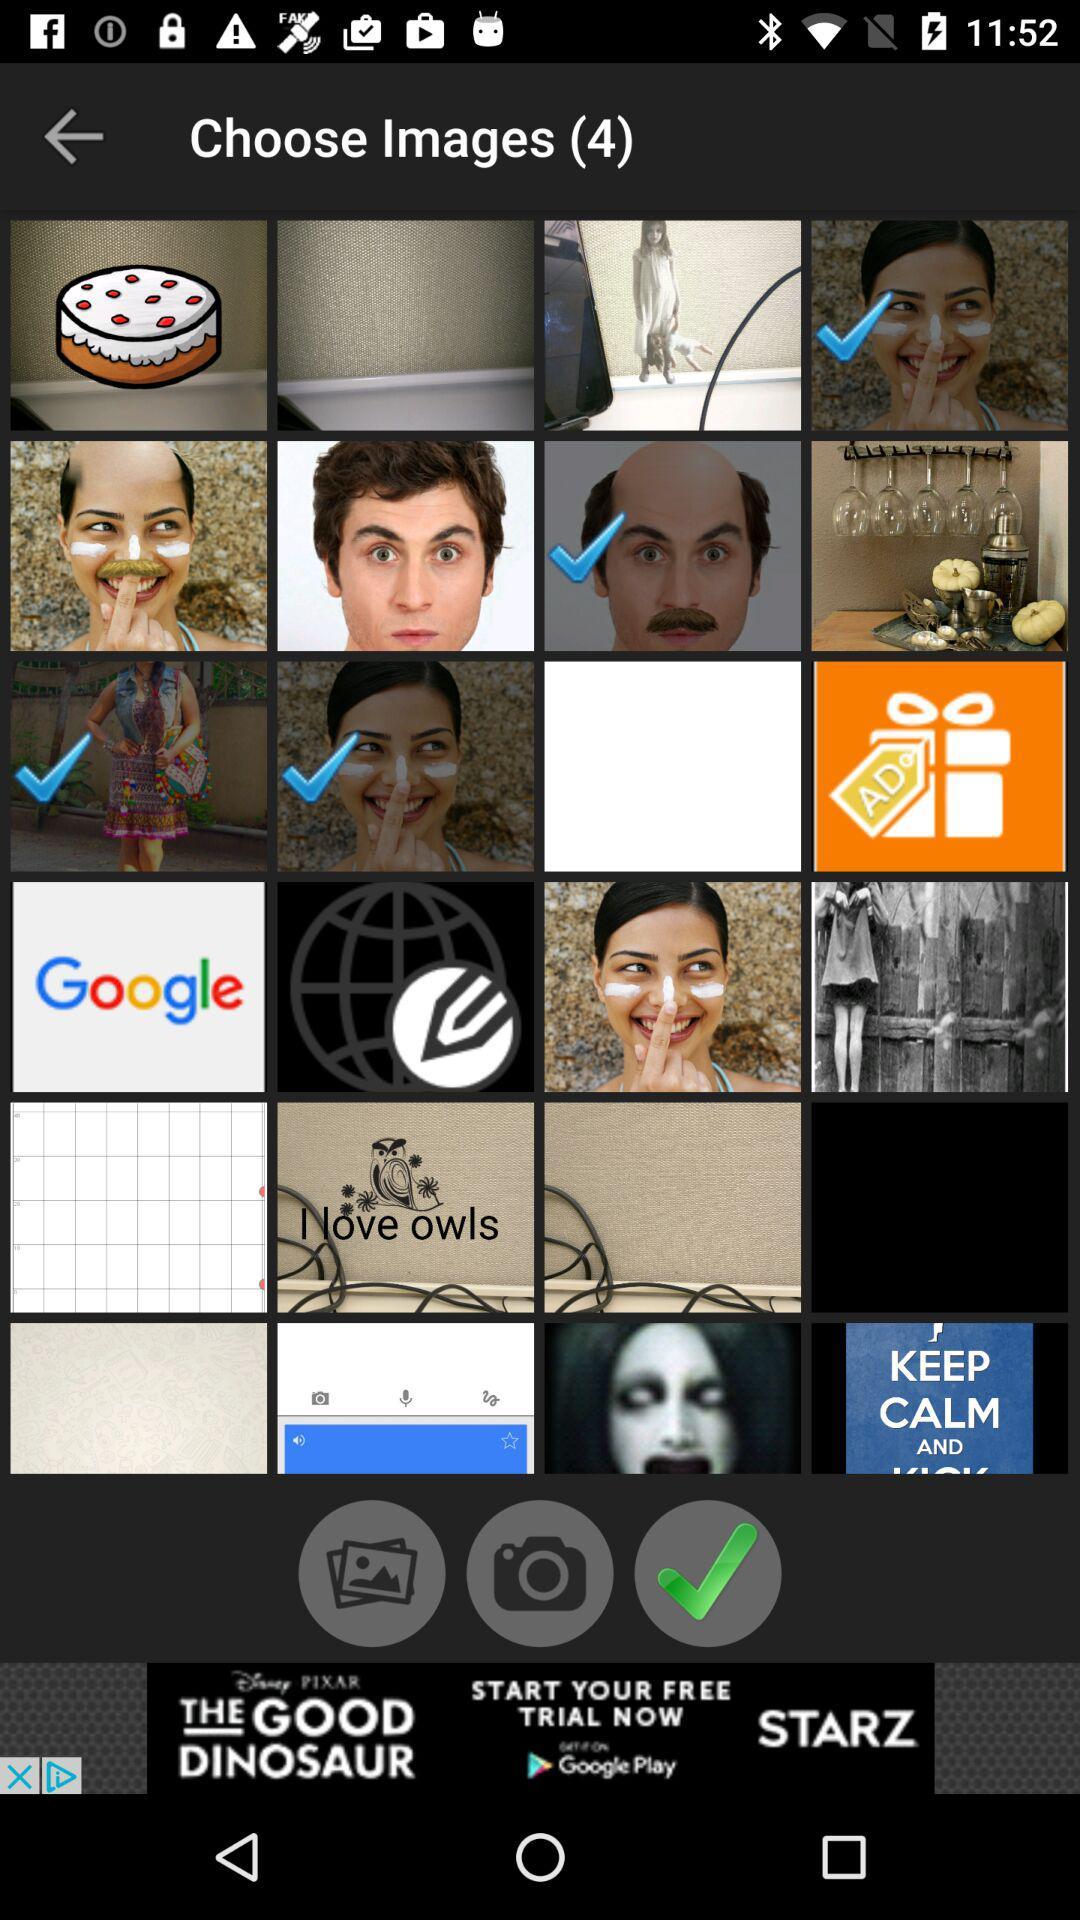  What do you see at coordinates (405, 546) in the screenshot?
I see `ateno par imagem do rosto` at bounding box center [405, 546].